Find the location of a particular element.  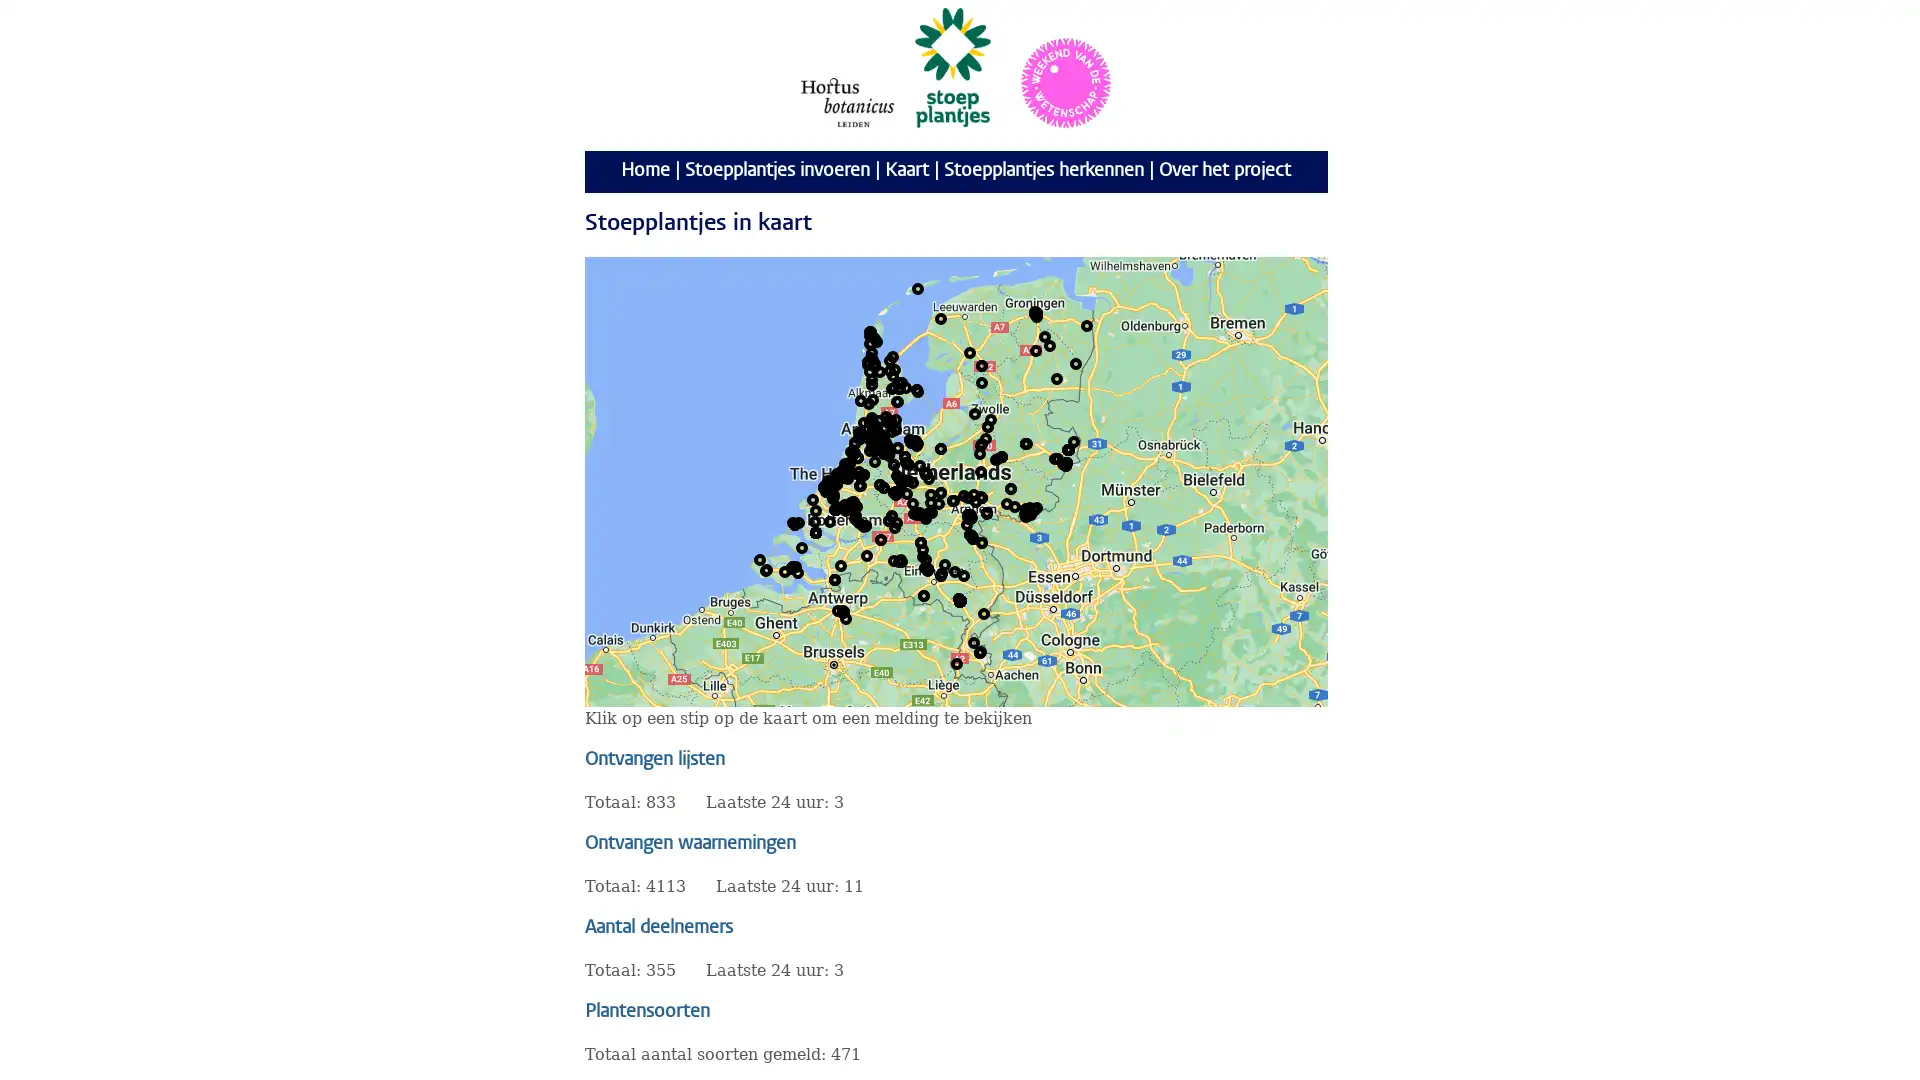

Telling van Lida op 09 mei 2022 is located at coordinates (860, 400).